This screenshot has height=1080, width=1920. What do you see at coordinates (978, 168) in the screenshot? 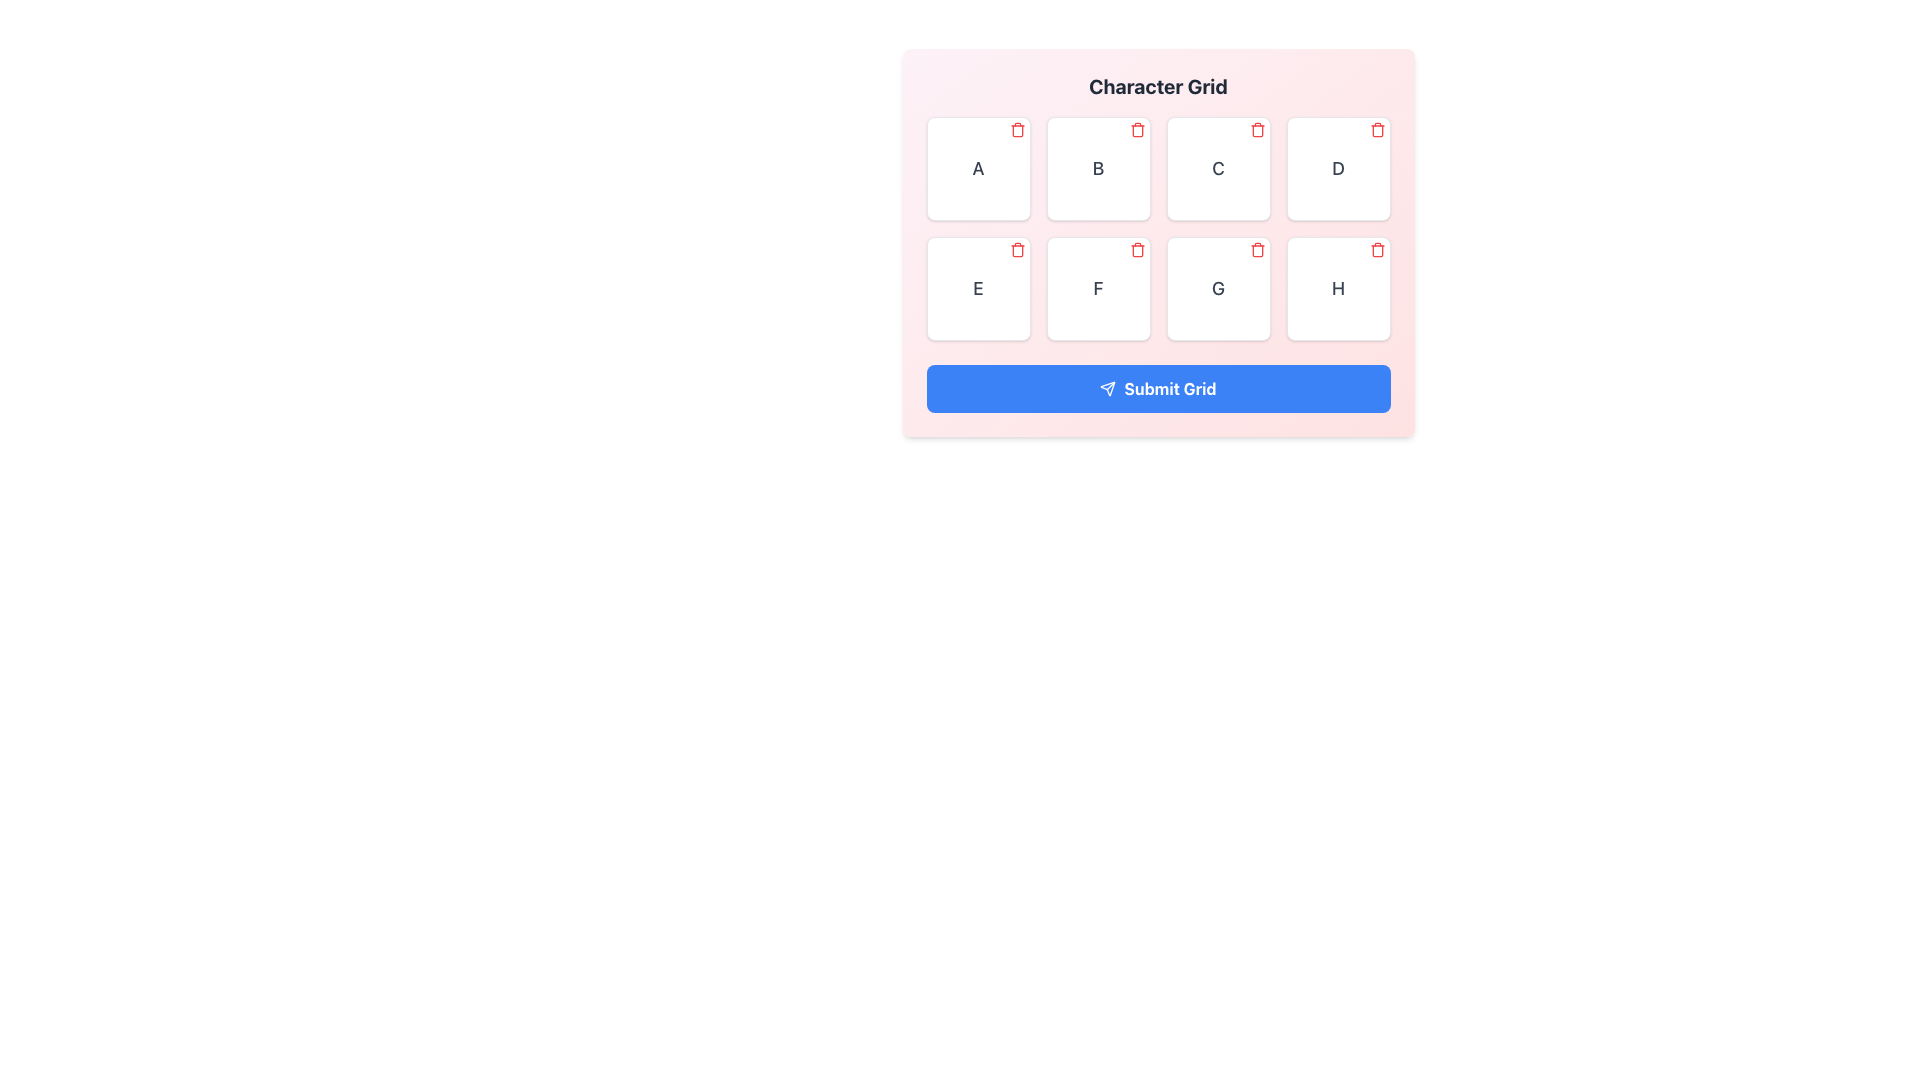
I see `the grid item representing the letter 'A' located at the top-left corner of the grid` at bounding box center [978, 168].